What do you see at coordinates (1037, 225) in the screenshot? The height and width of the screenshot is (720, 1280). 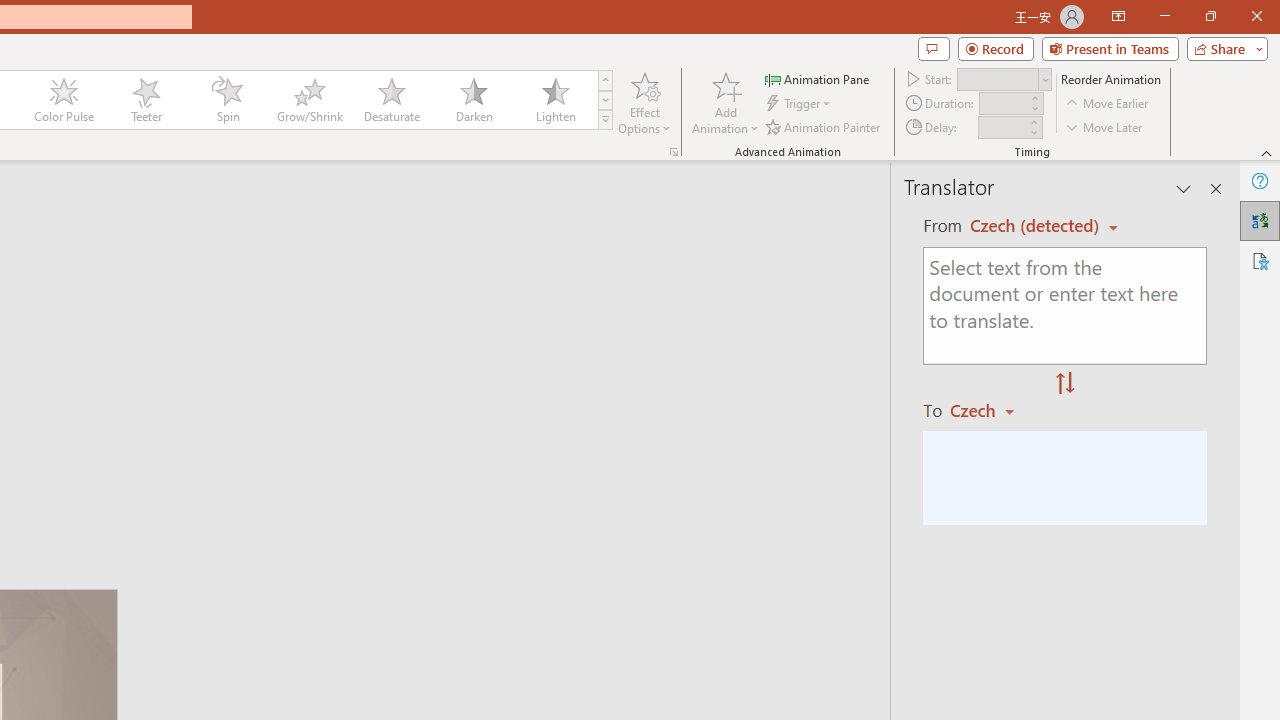 I see `'Czech (detected)'` at bounding box center [1037, 225].